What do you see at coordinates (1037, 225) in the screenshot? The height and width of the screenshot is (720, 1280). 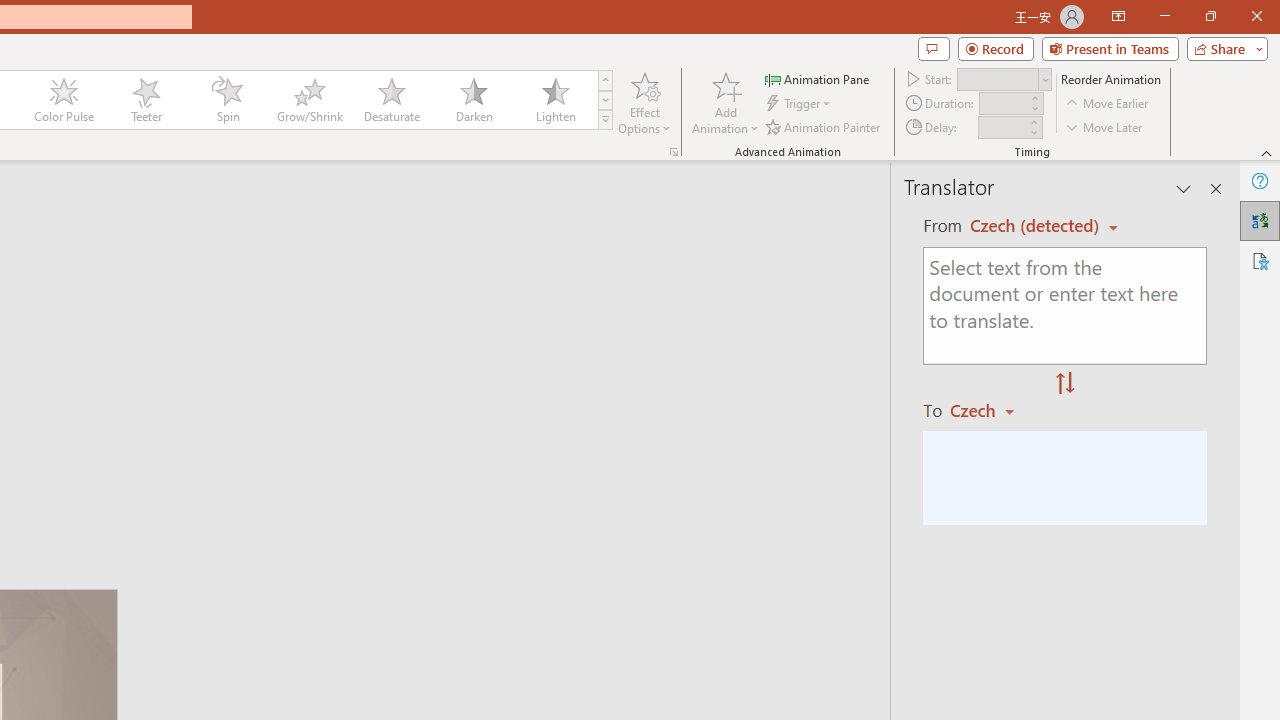 I see `'Czech (detected)'` at bounding box center [1037, 225].